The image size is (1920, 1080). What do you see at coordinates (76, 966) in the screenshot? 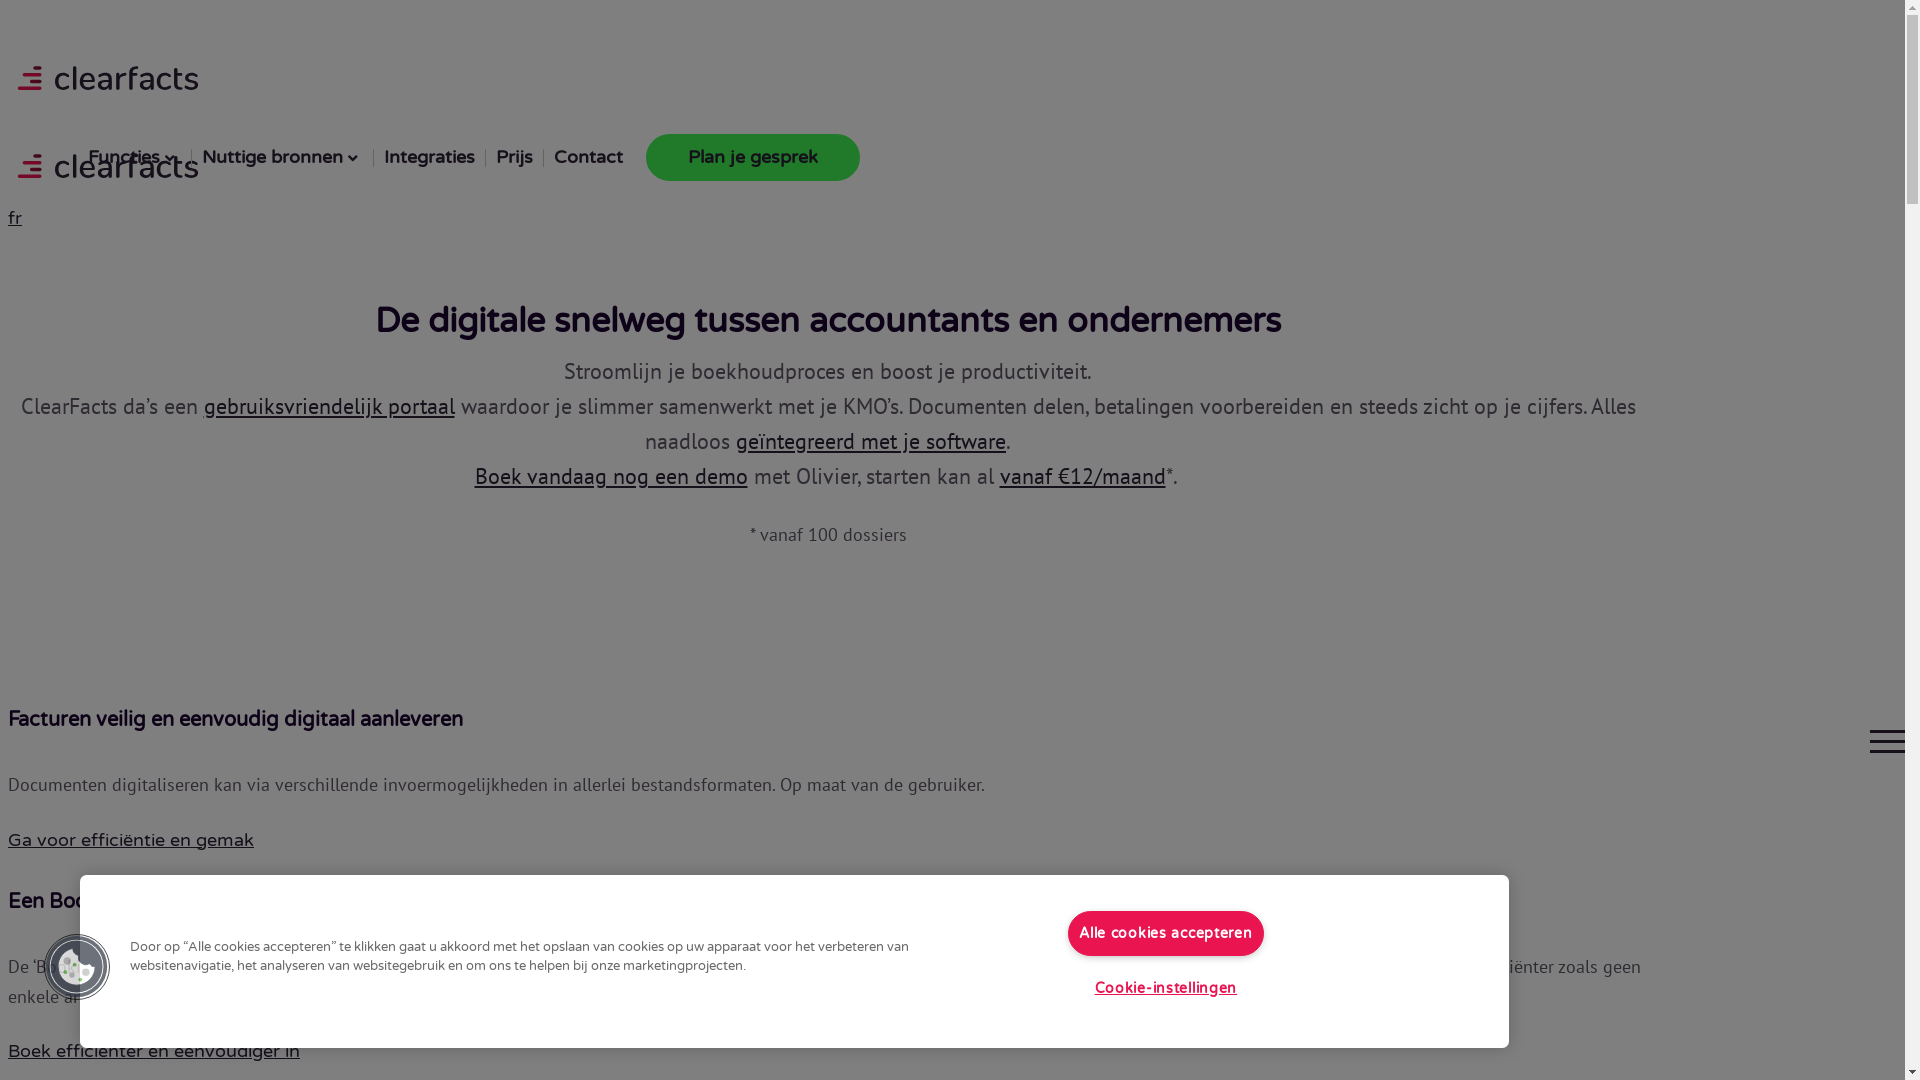
I see `'Cookies Button'` at bounding box center [76, 966].